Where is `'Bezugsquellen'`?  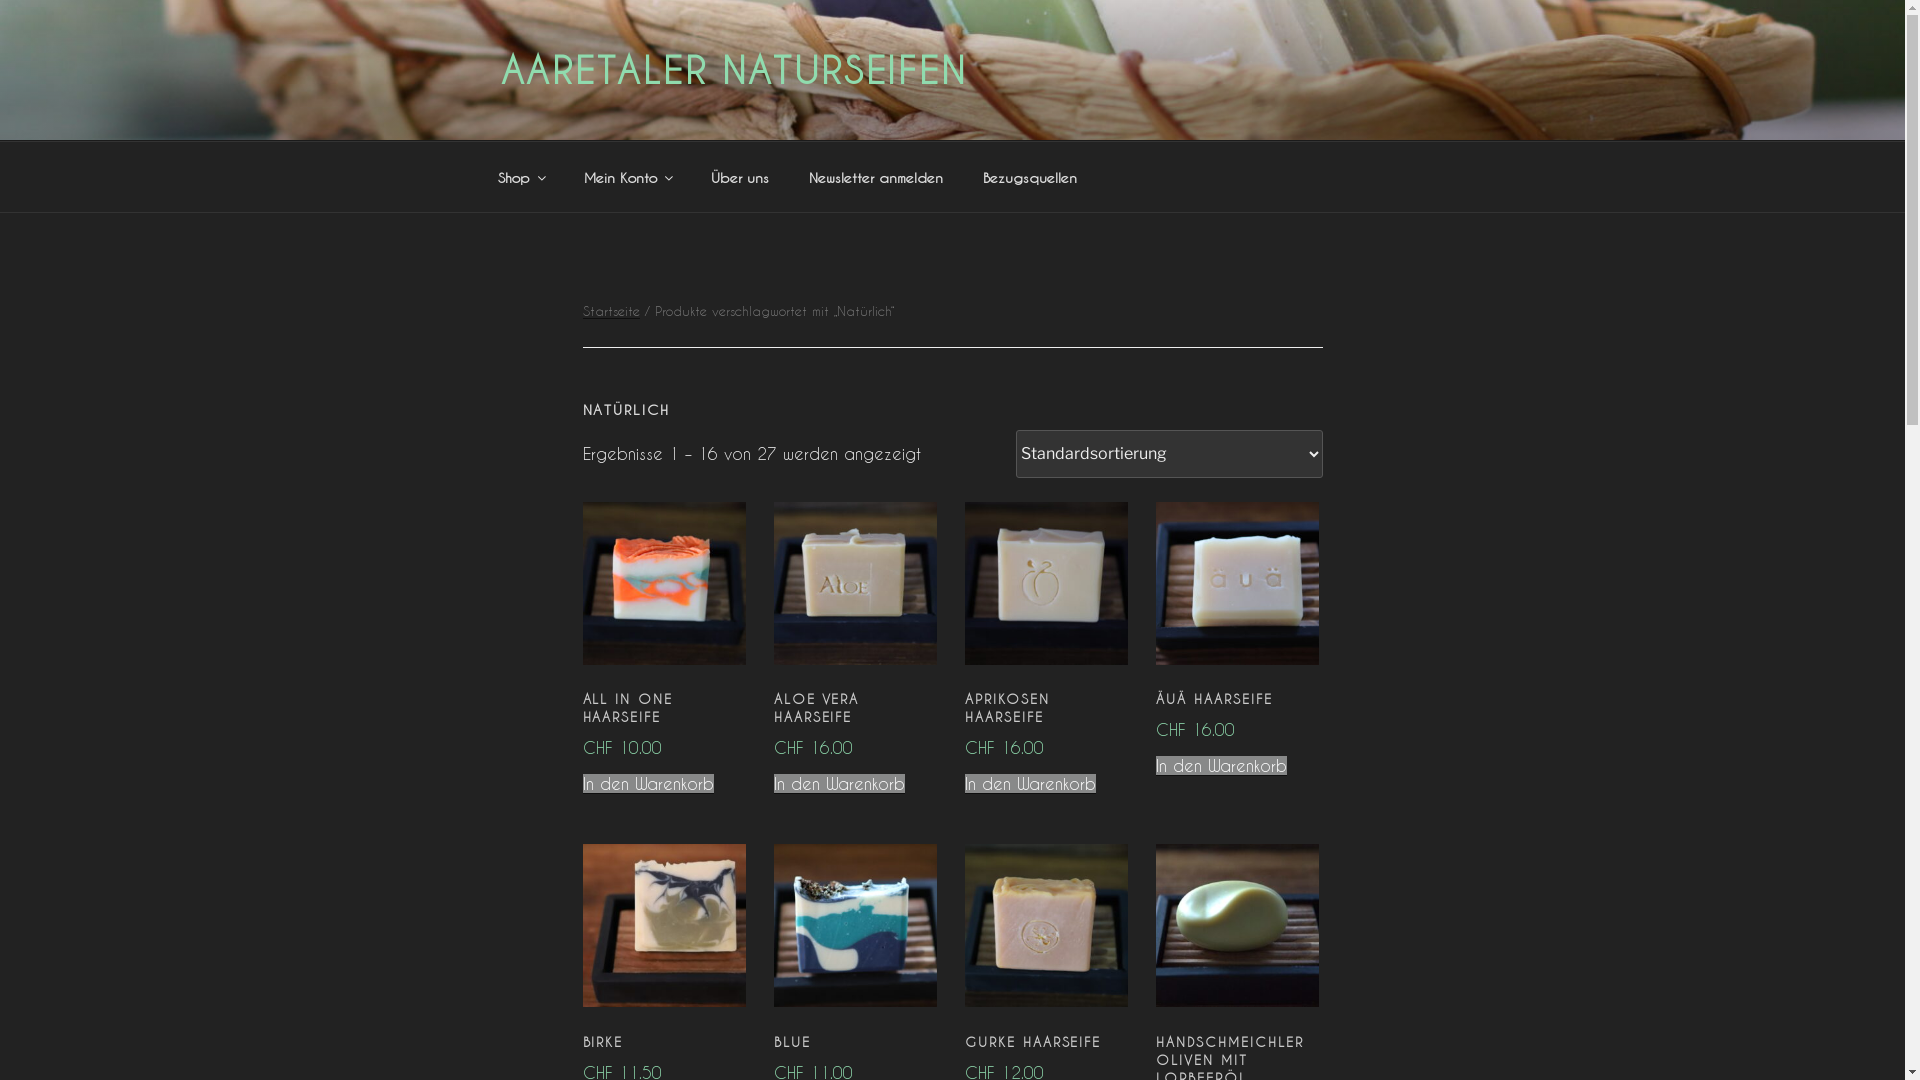 'Bezugsquellen' is located at coordinates (965, 175).